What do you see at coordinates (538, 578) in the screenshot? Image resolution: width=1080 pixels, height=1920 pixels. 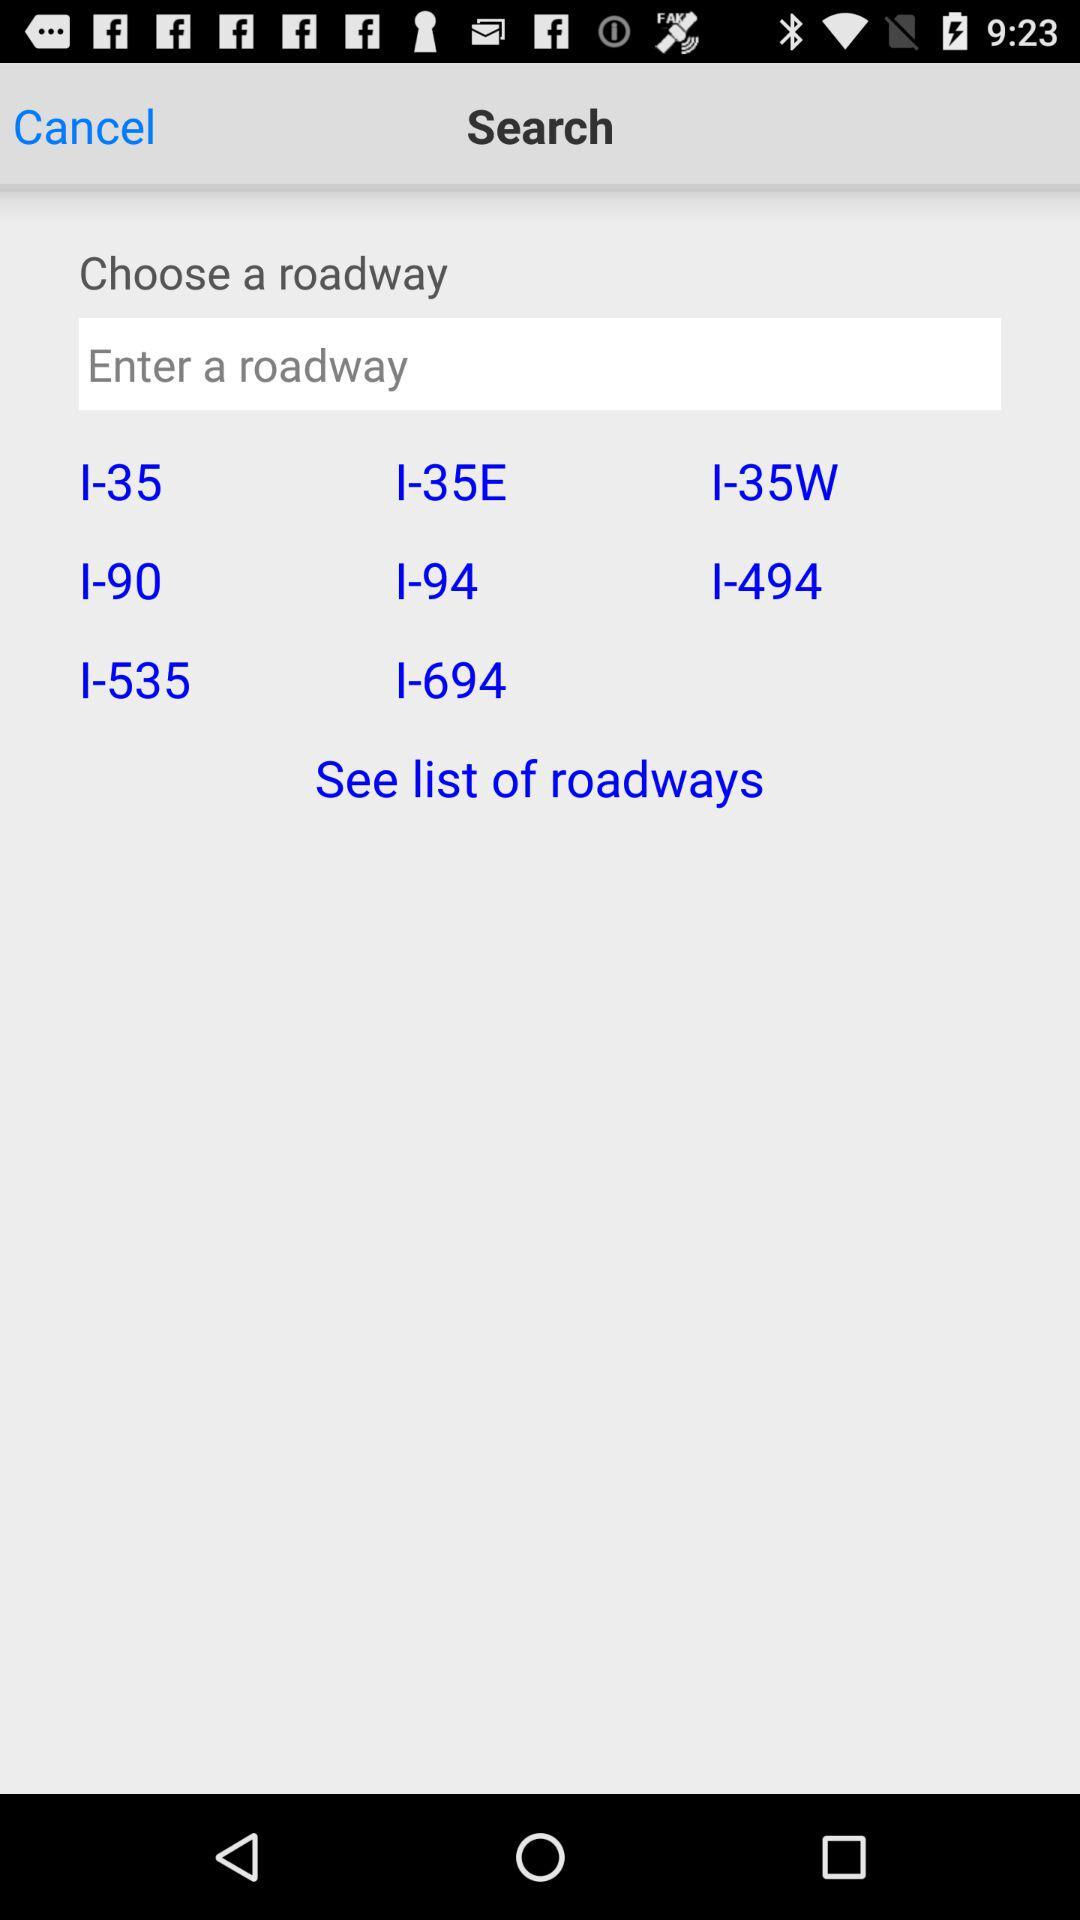 I see `the item to the left of the i-35w icon` at bounding box center [538, 578].